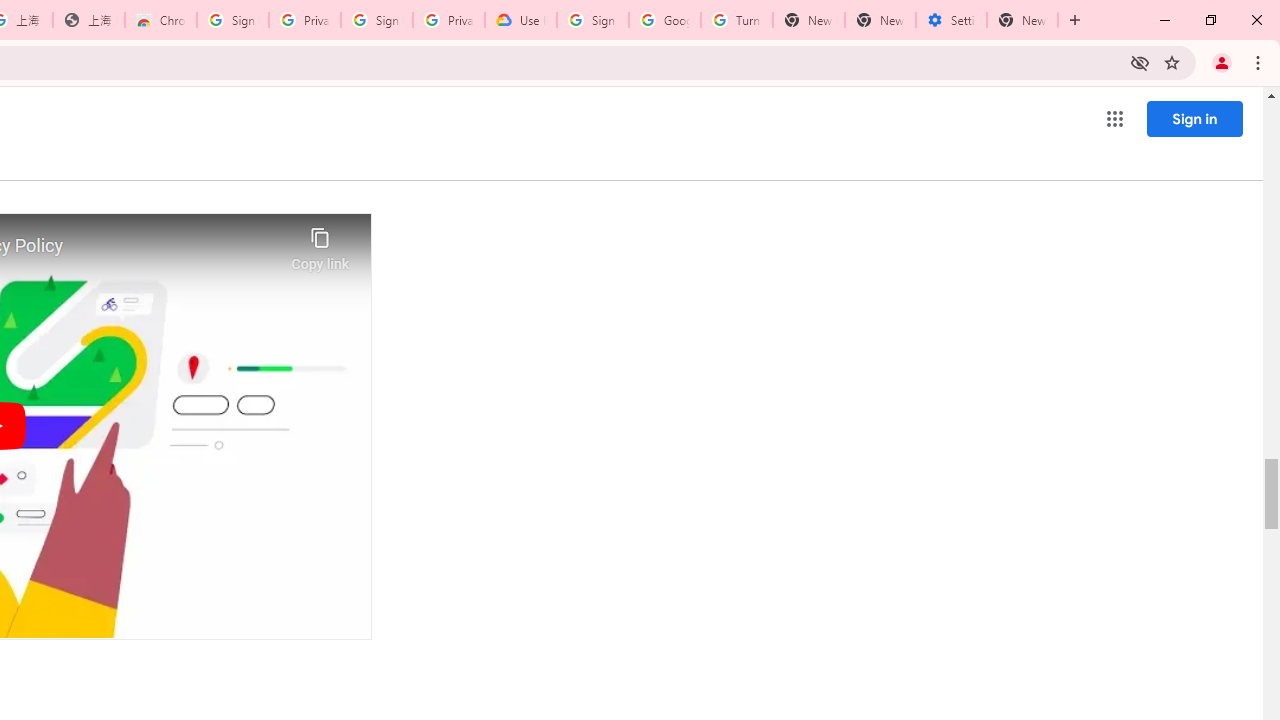 This screenshot has width=1280, height=720. I want to click on 'Chrome Web Store - Color themes by Chrome', so click(161, 20).